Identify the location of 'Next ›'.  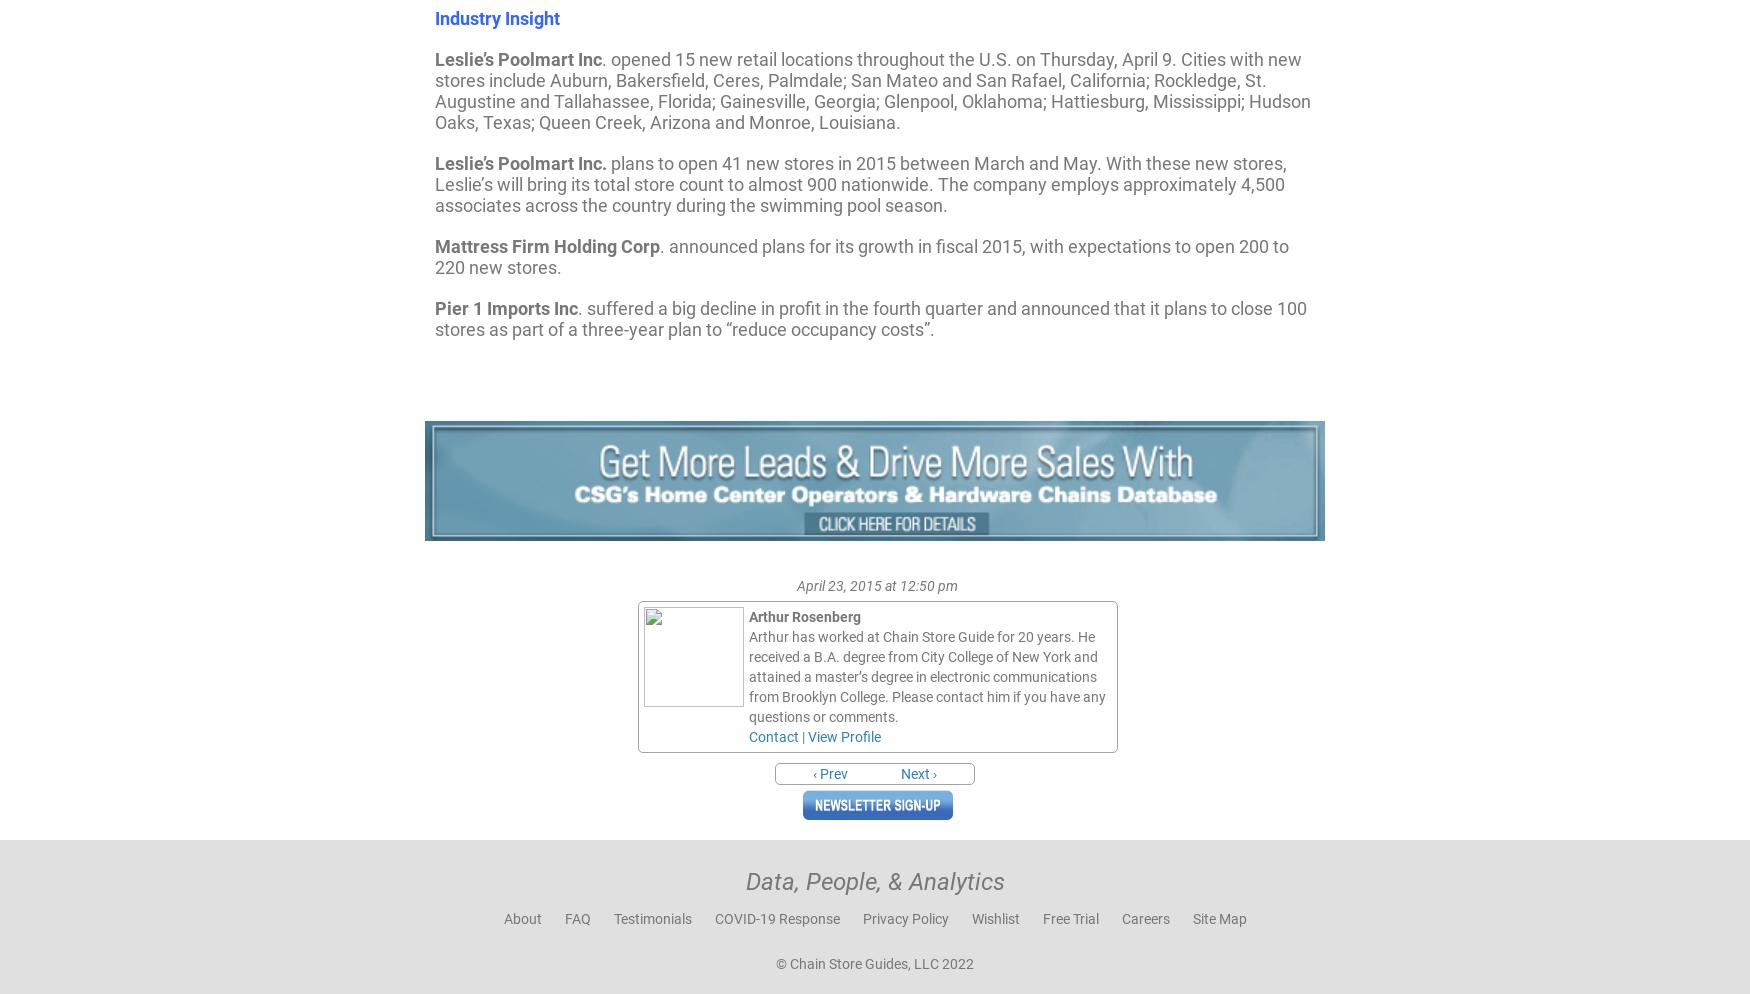
(900, 772).